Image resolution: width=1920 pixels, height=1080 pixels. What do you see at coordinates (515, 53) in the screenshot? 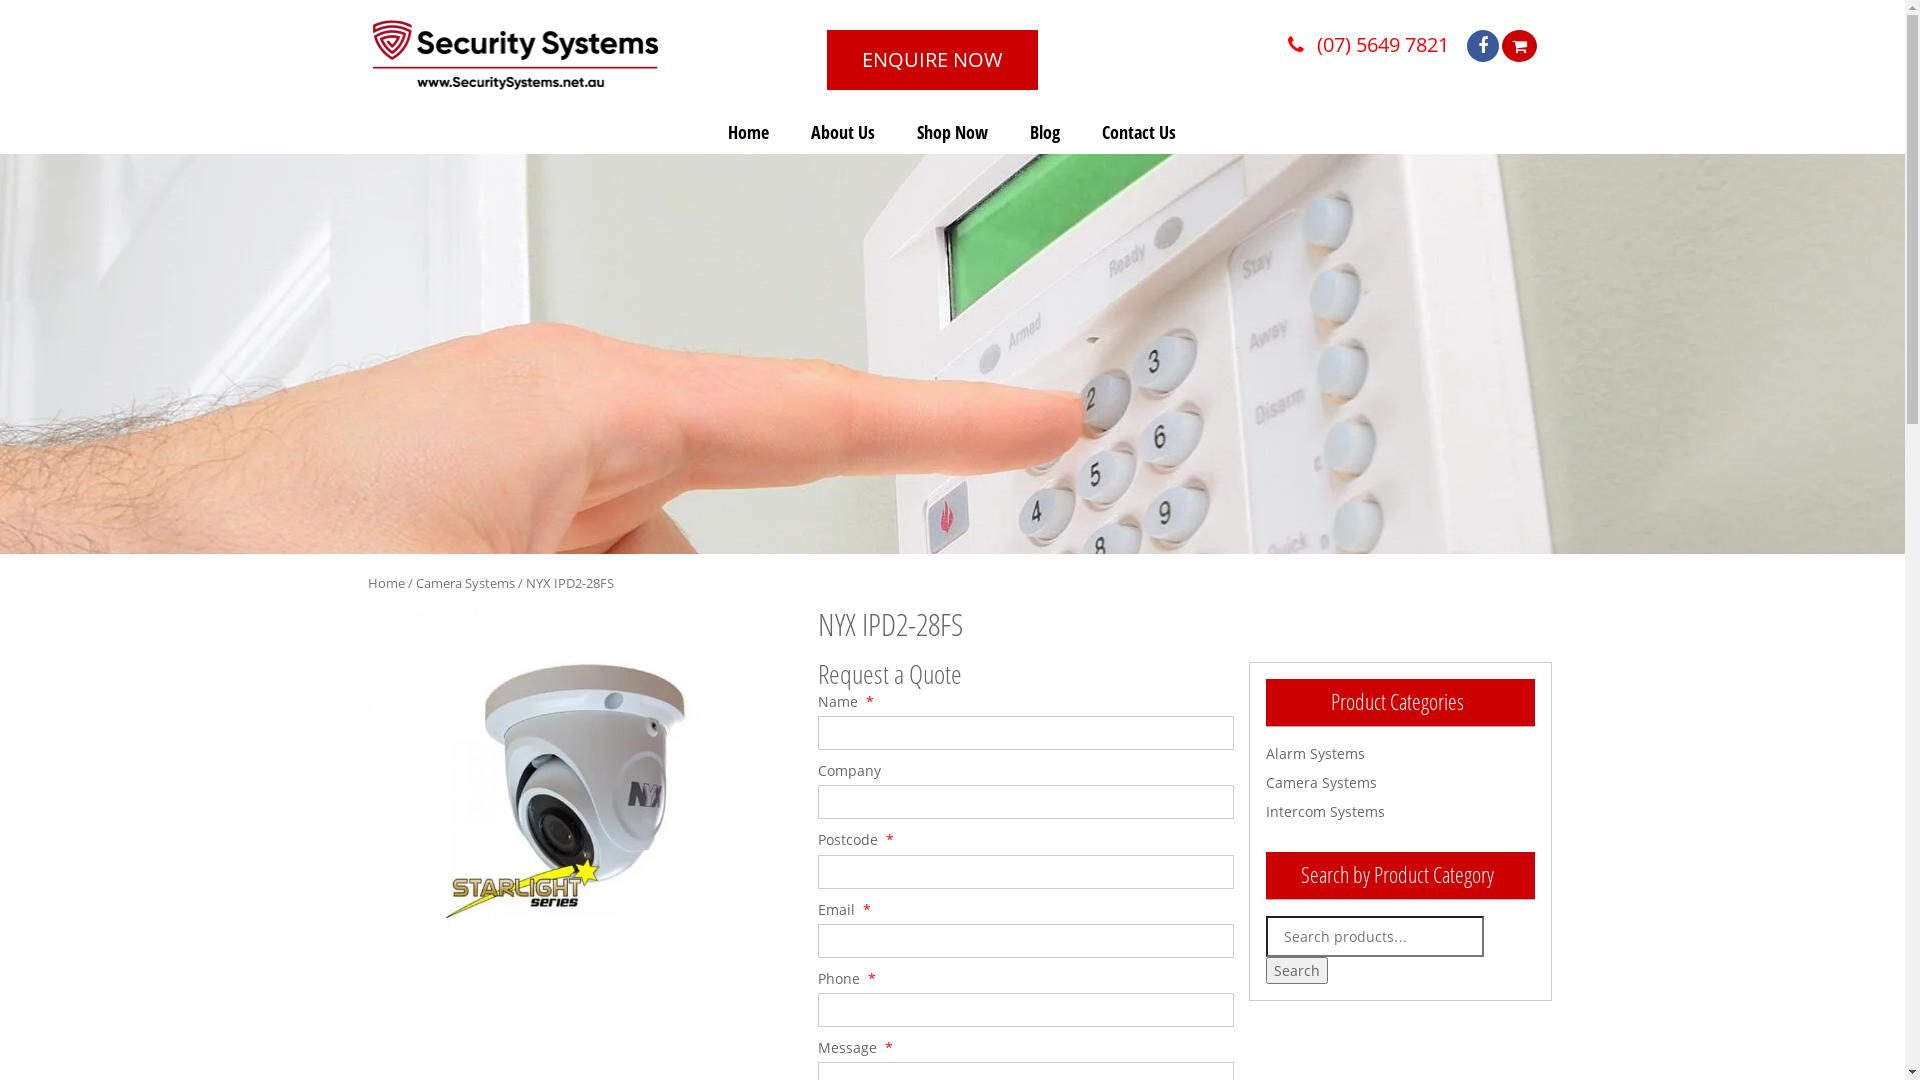
I see `'Security Systems Online'` at bounding box center [515, 53].